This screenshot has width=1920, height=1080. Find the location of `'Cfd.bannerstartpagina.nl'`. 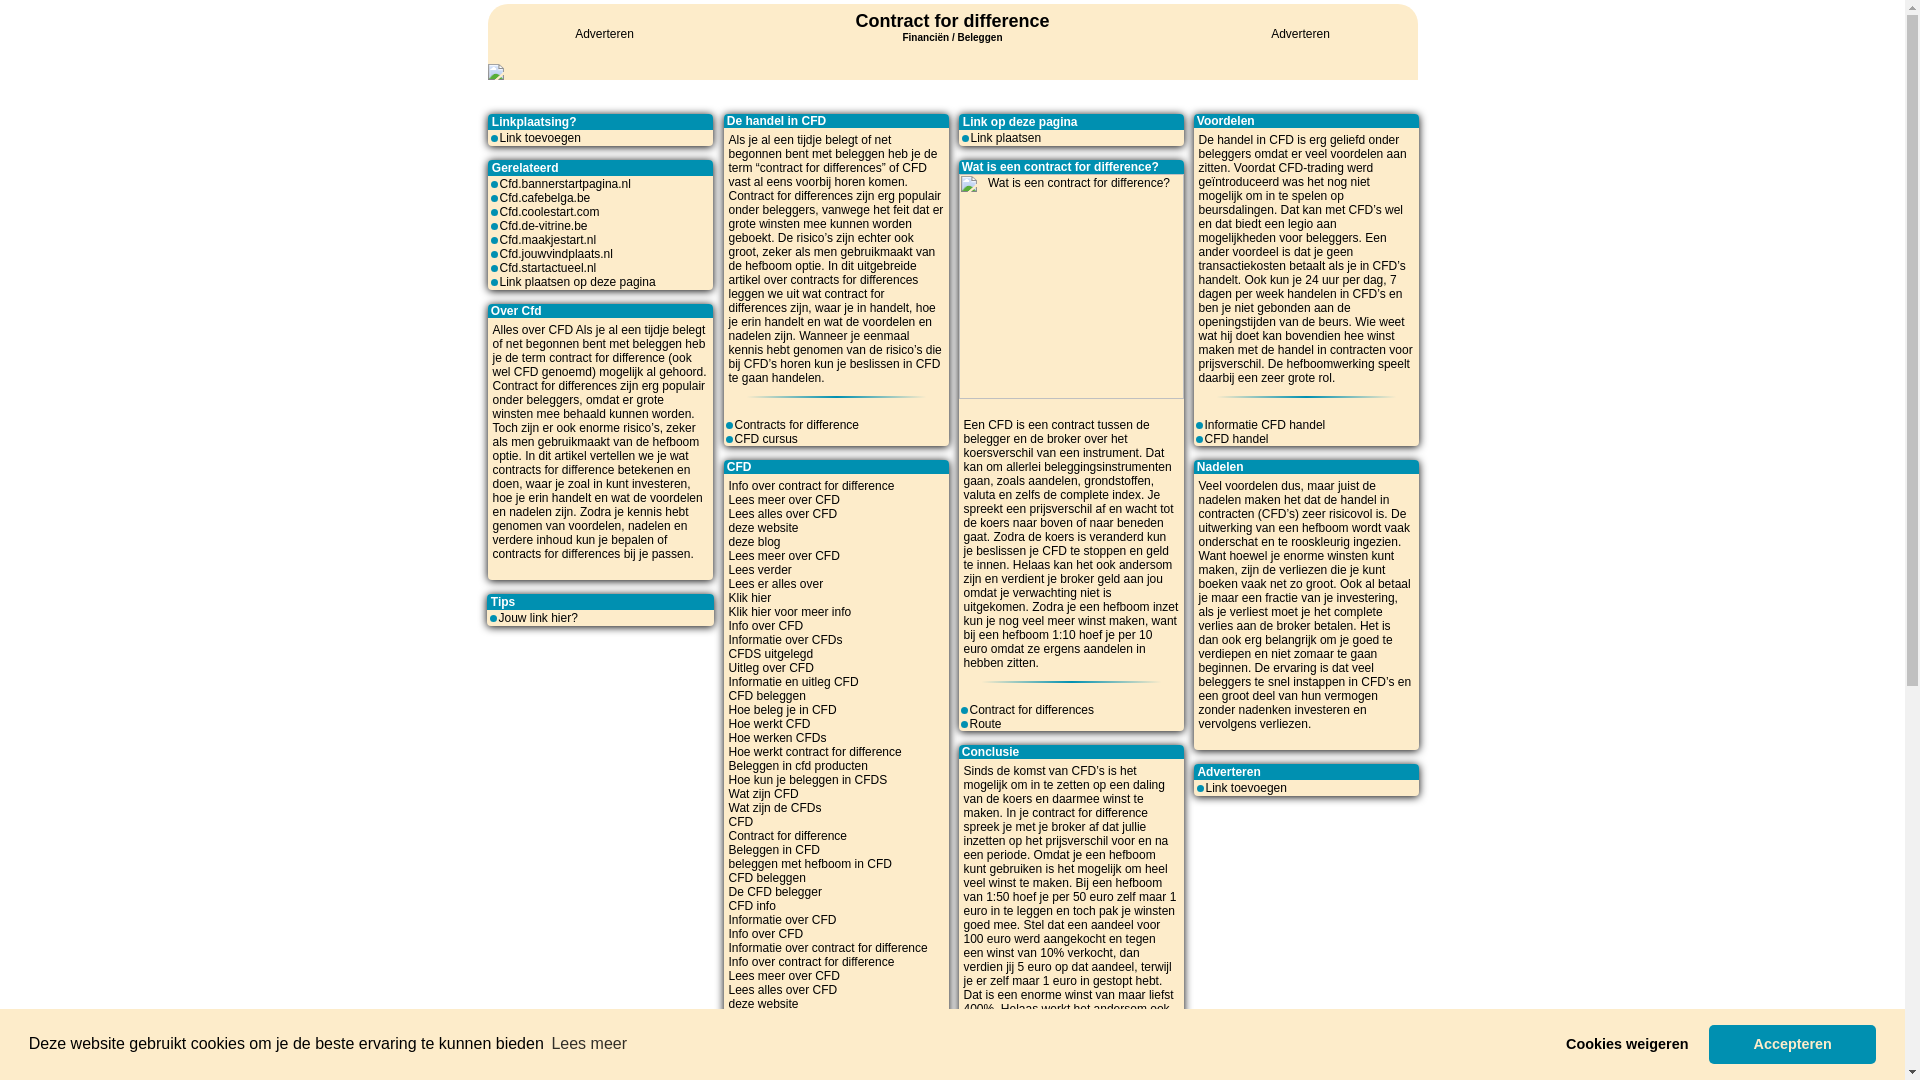

'Cfd.bannerstartpagina.nl' is located at coordinates (564, 184).